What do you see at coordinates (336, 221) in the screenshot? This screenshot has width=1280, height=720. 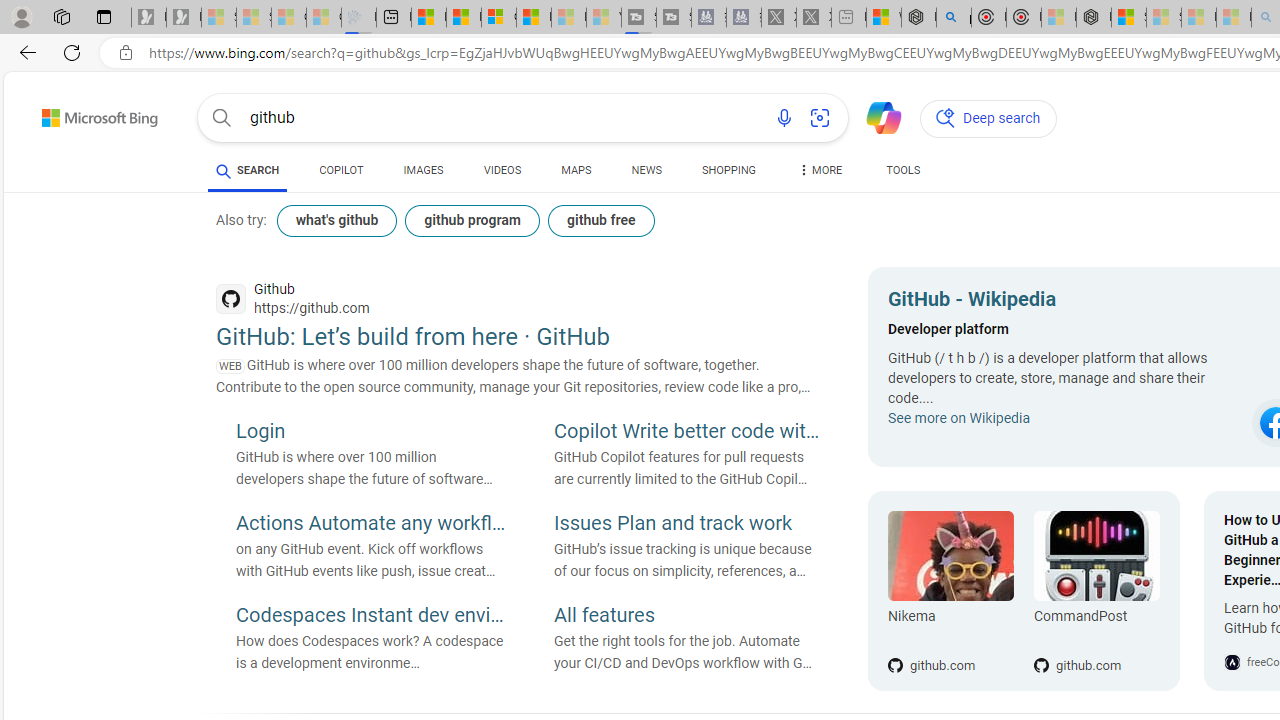 I see `'what'` at bounding box center [336, 221].